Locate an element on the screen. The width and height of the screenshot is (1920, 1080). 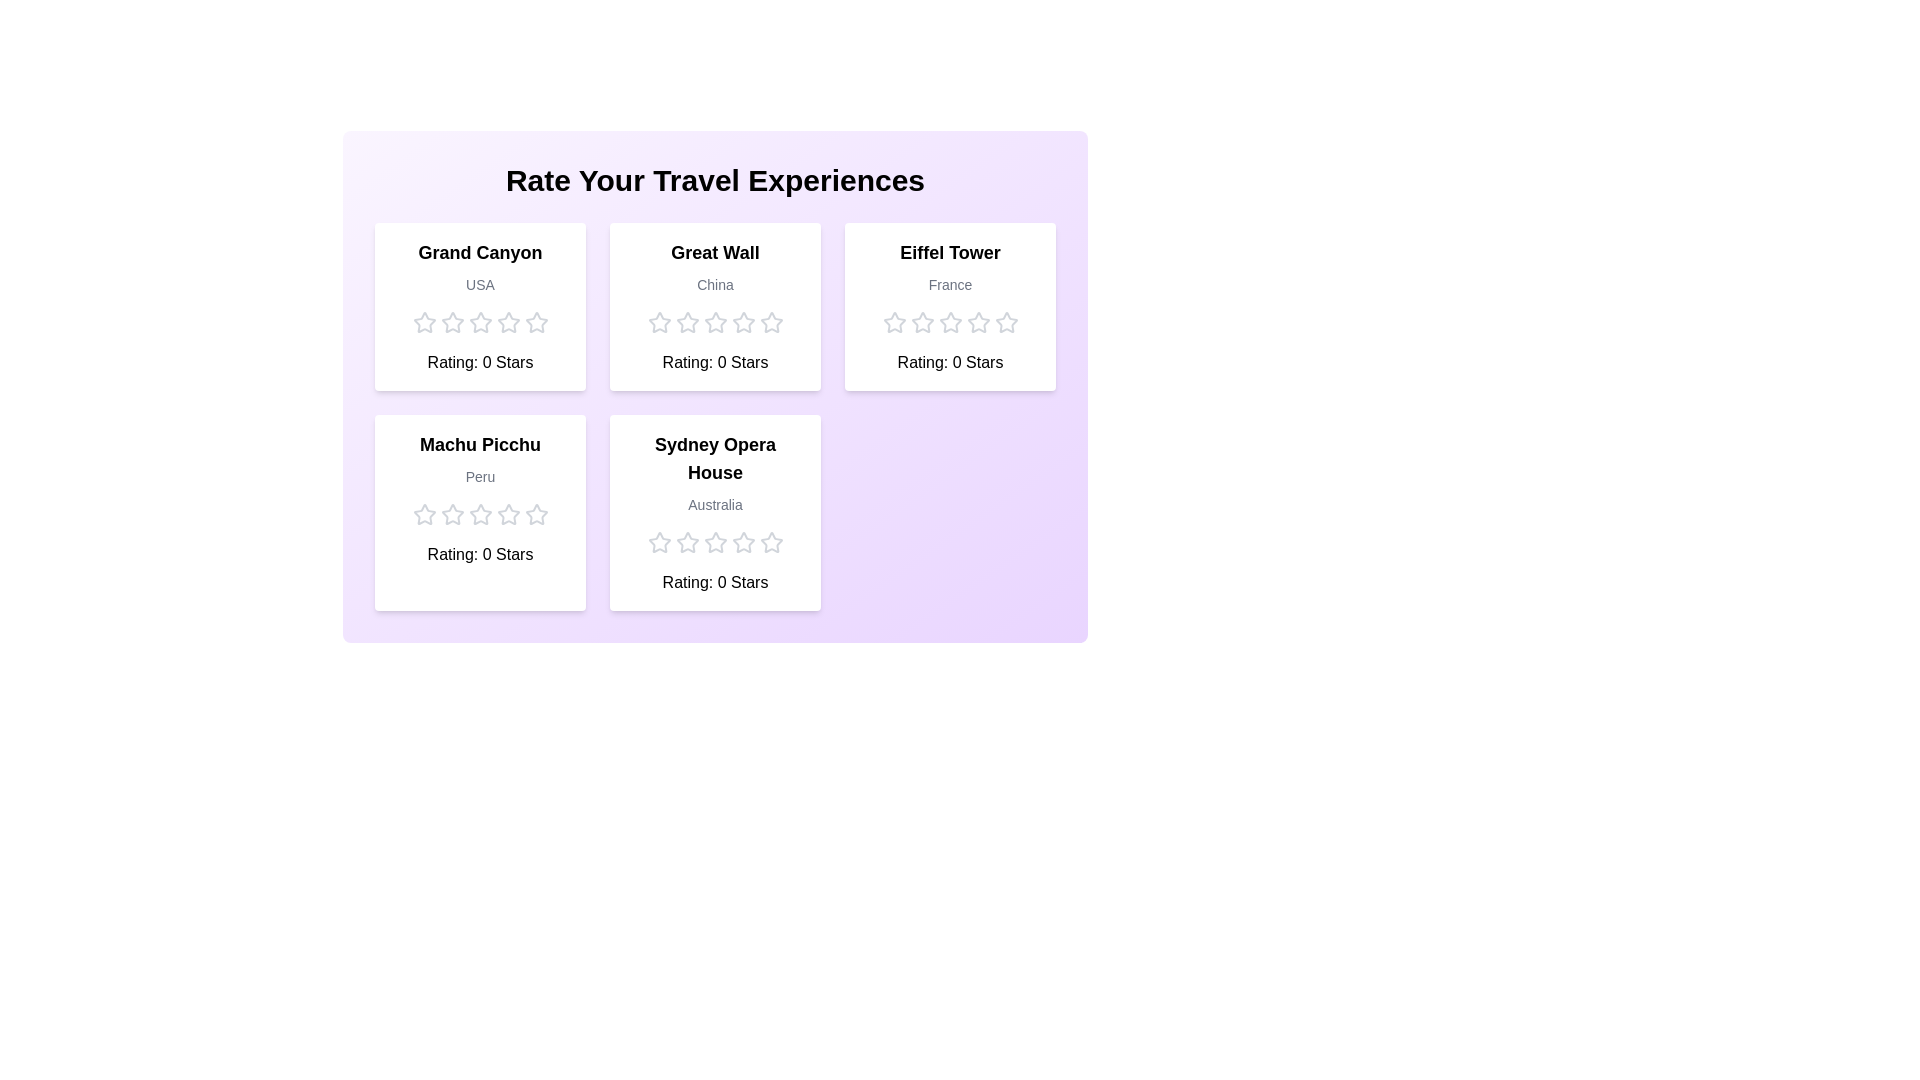
the star icon to visualize the rating for 5 stars is located at coordinates (536, 322).